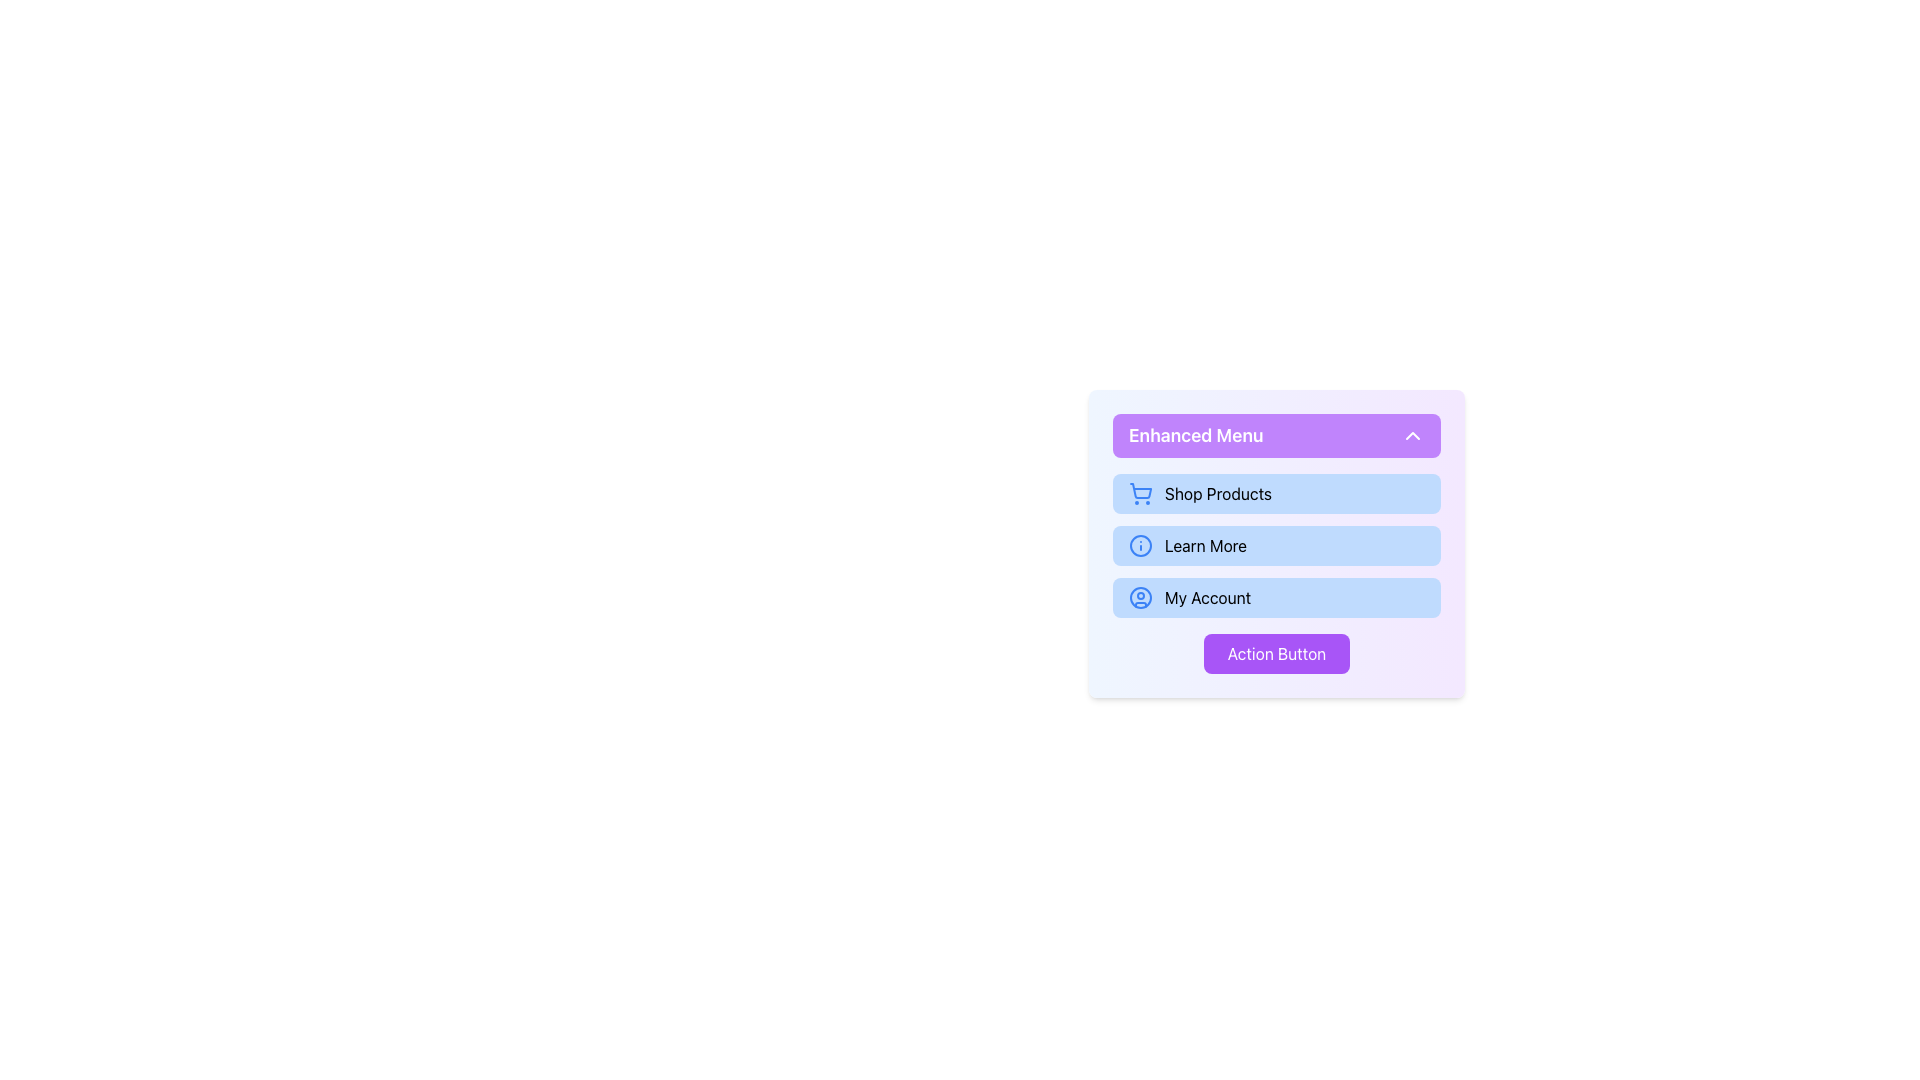 Image resolution: width=1920 pixels, height=1080 pixels. Describe the element at coordinates (1141, 546) in the screenshot. I see `the circular icon to the left of the 'Learn More' text in the Enhanced Menu, which is the second icon in the vertical stack of options` at that location.